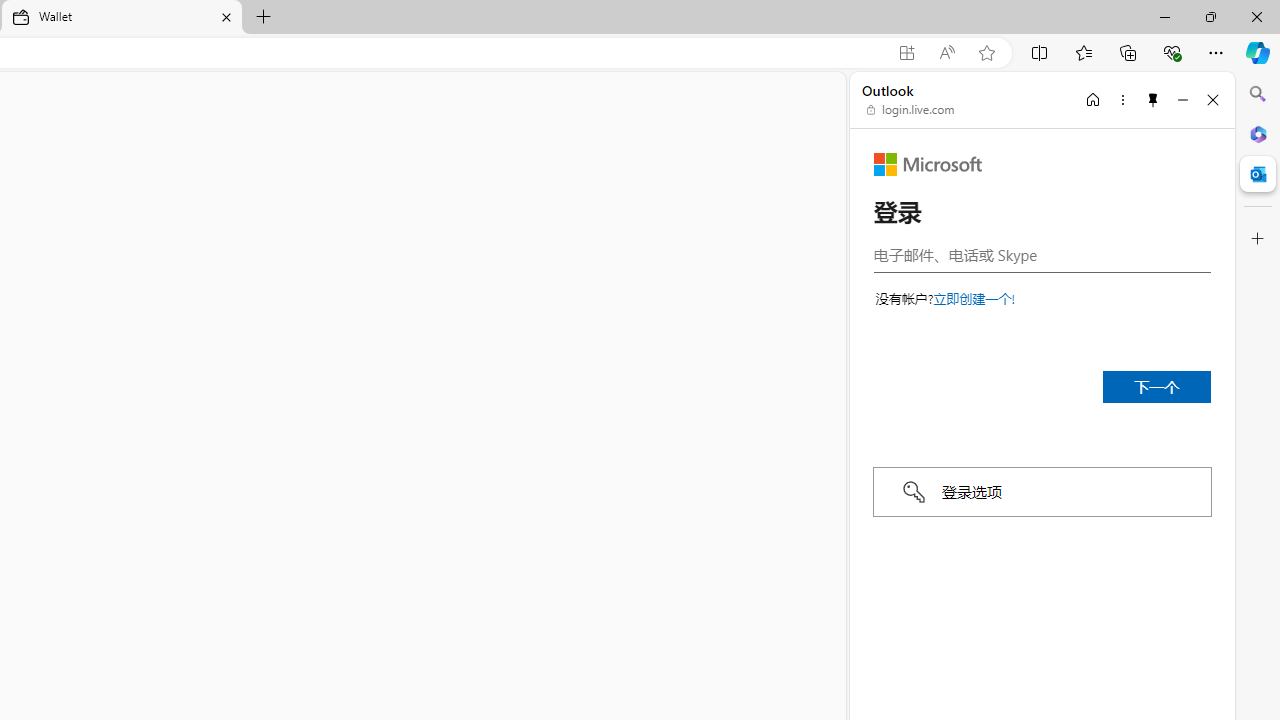 This screenshot has width=1280, height=720. What do you see at coordinates (1153, 99) in the screenshot?
I see `'Unpin side pane'` at bounding box center [1153, 99].